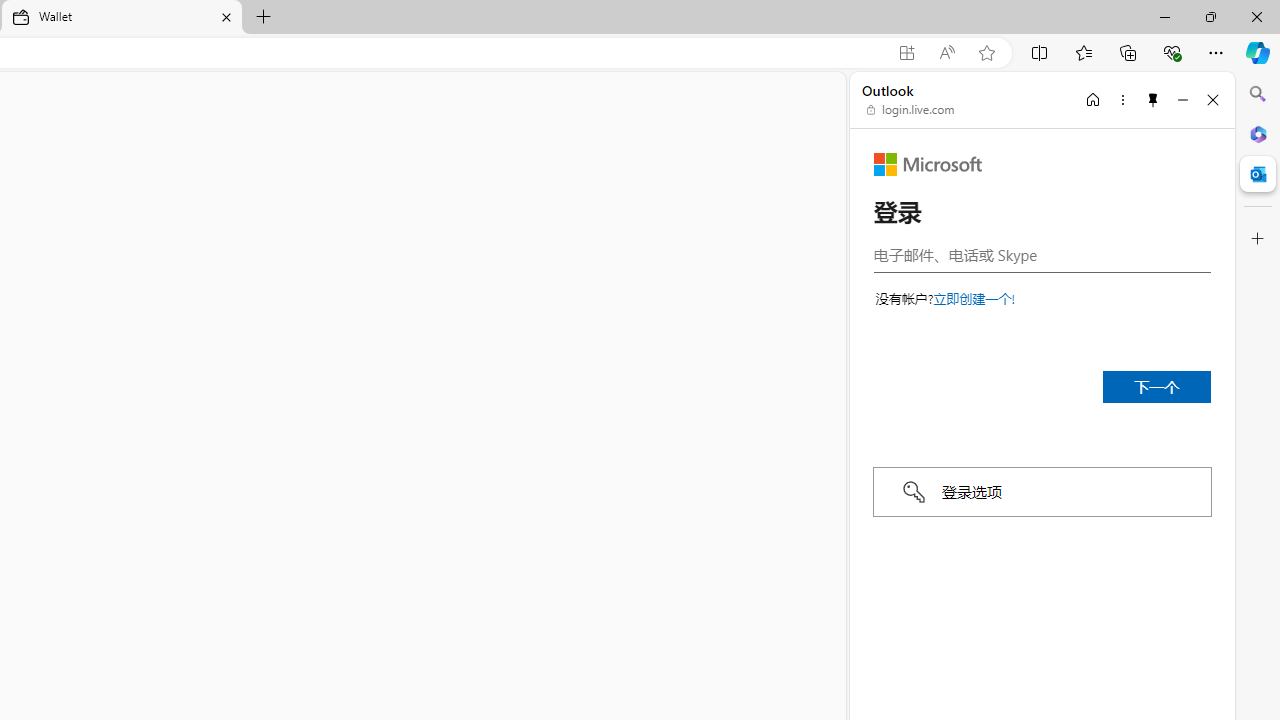 This screenshot has width=1280, height=720. What do you see at coordinates (1153, 99) in the screenshot?
I see `'Unpin side pane'` at bounding box center [1153, 99].